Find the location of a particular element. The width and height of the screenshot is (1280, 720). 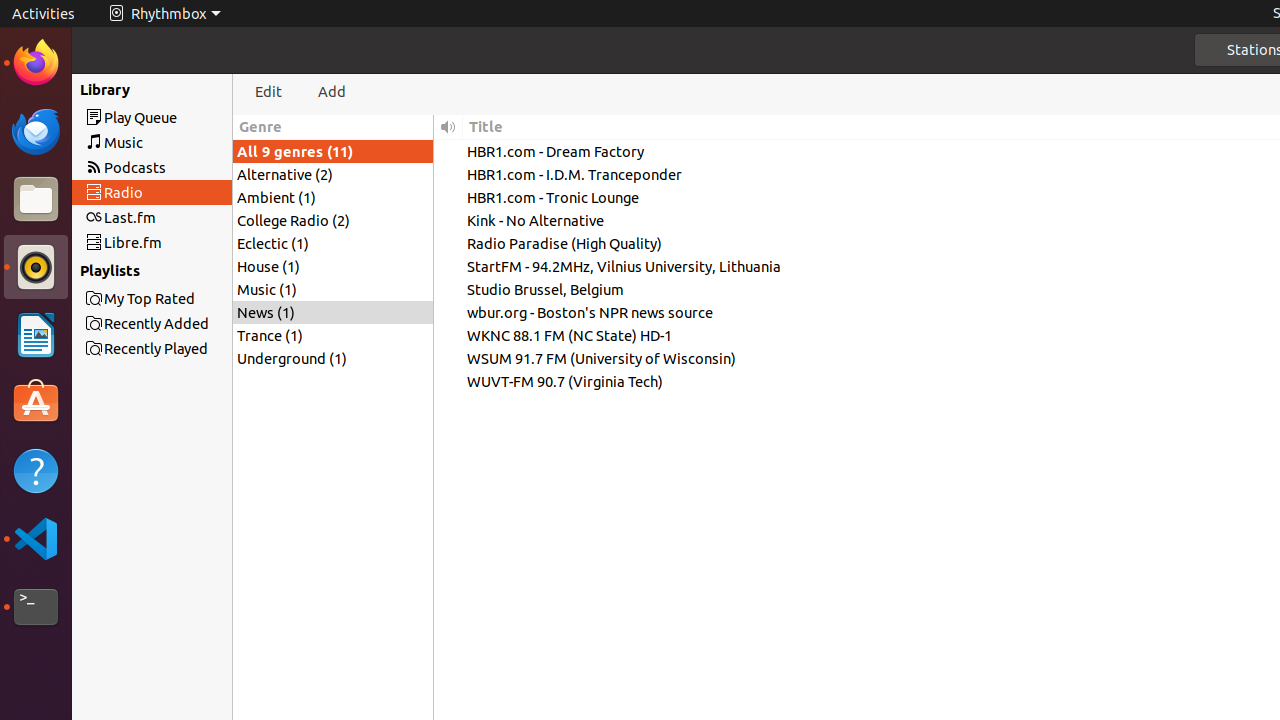

'All 9 genres (11)' is located at coordinates (333, 150).